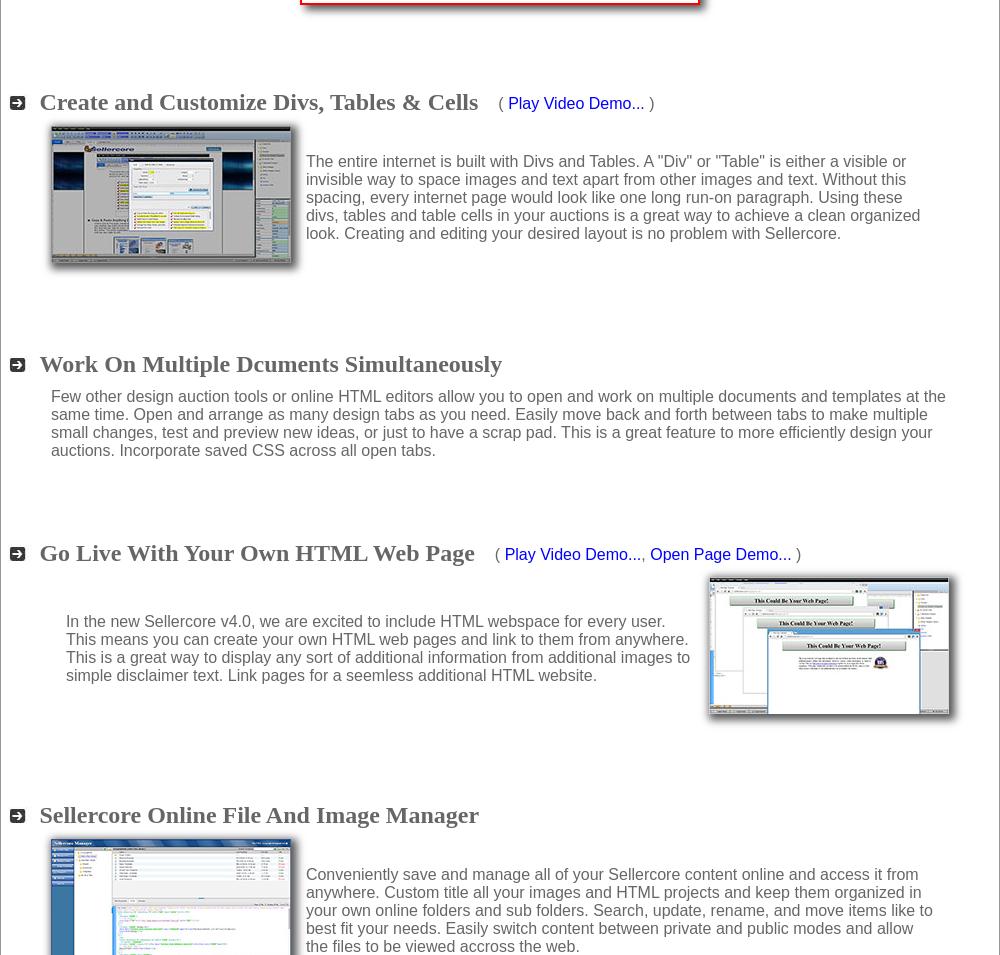  I want to click on 'The entire internet is built with Divs and Tables. A "Div" or "Table" is either a visible or invisible way to space images and text apart from other images and text. Without this spacing, every internet page would look like one long run-on paragraph. Using these divs, tables and table cells in your auctions is a great way to achieve a clean organized look. Creating and editing your desired layout is no problem with Sellercore.', so click(611, 197).